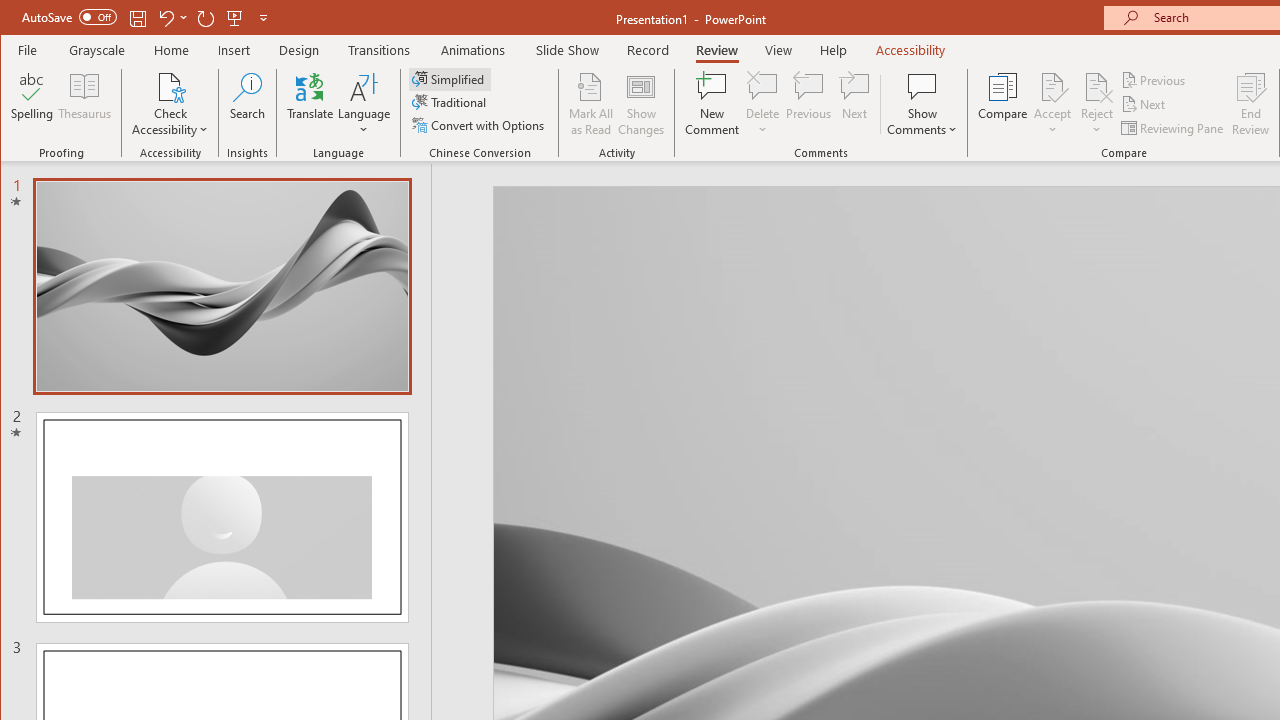 The image size is (1280, 720). I want to click on 'Reject', so click(1095, 104).